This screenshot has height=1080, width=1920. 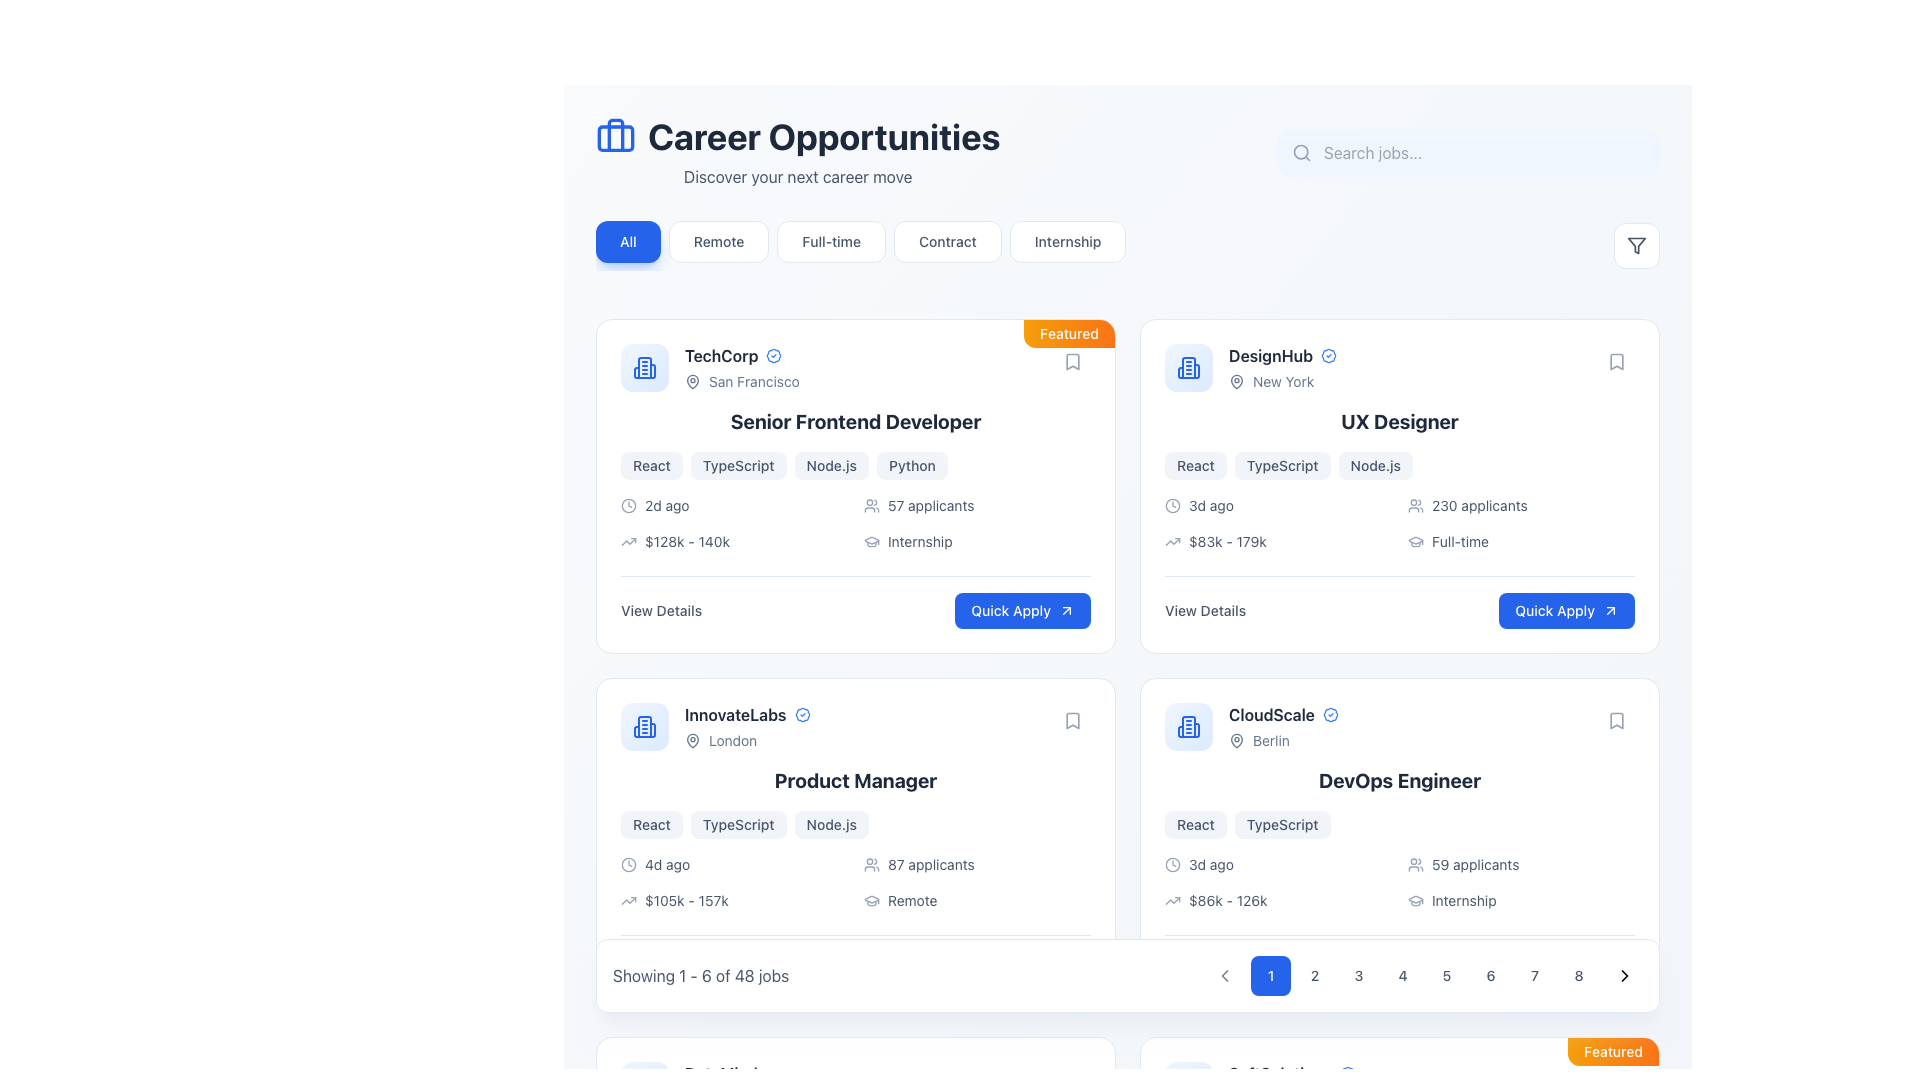 I want to click on text displayed on the rounded rectangular label that says 'React', which is located near the top-left area of the job details for 'Product Manager' at 'InnovateLabs', so click(x=651, y=825).